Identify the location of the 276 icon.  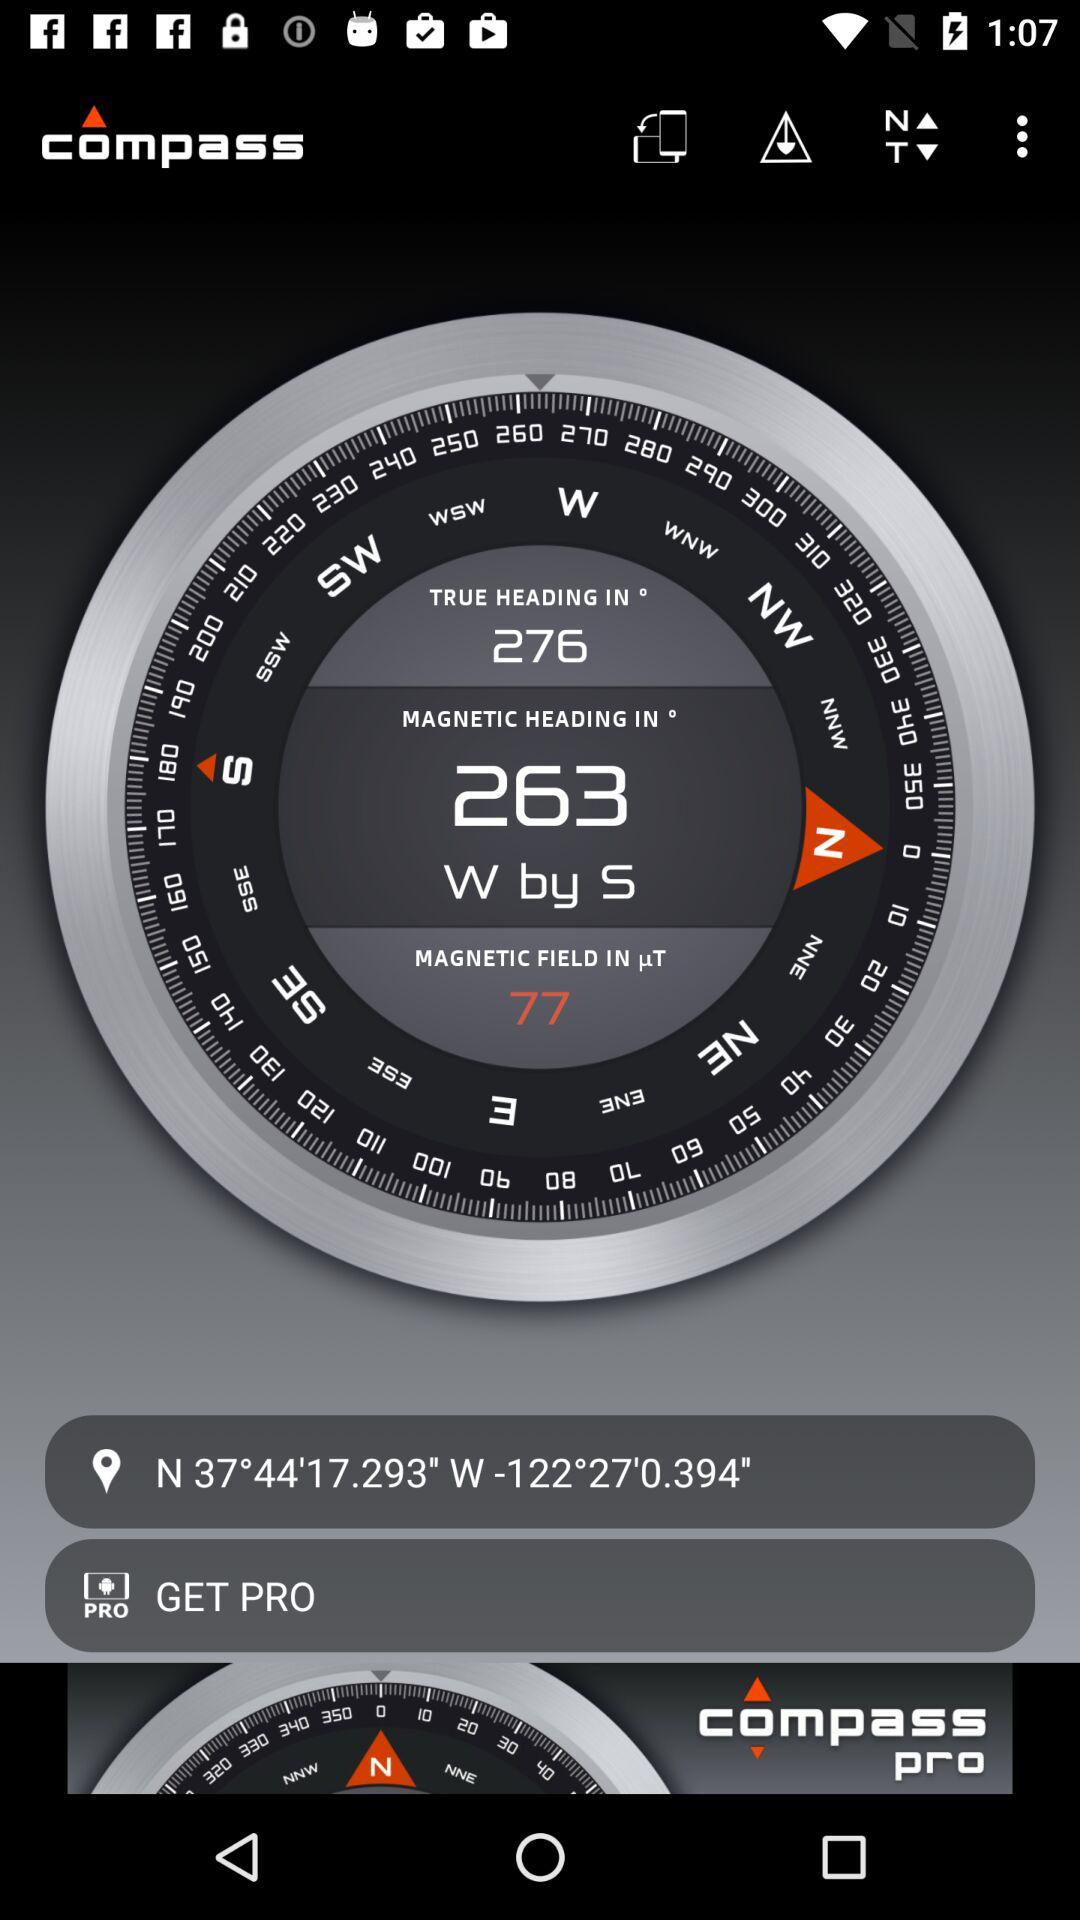
(540, 646).